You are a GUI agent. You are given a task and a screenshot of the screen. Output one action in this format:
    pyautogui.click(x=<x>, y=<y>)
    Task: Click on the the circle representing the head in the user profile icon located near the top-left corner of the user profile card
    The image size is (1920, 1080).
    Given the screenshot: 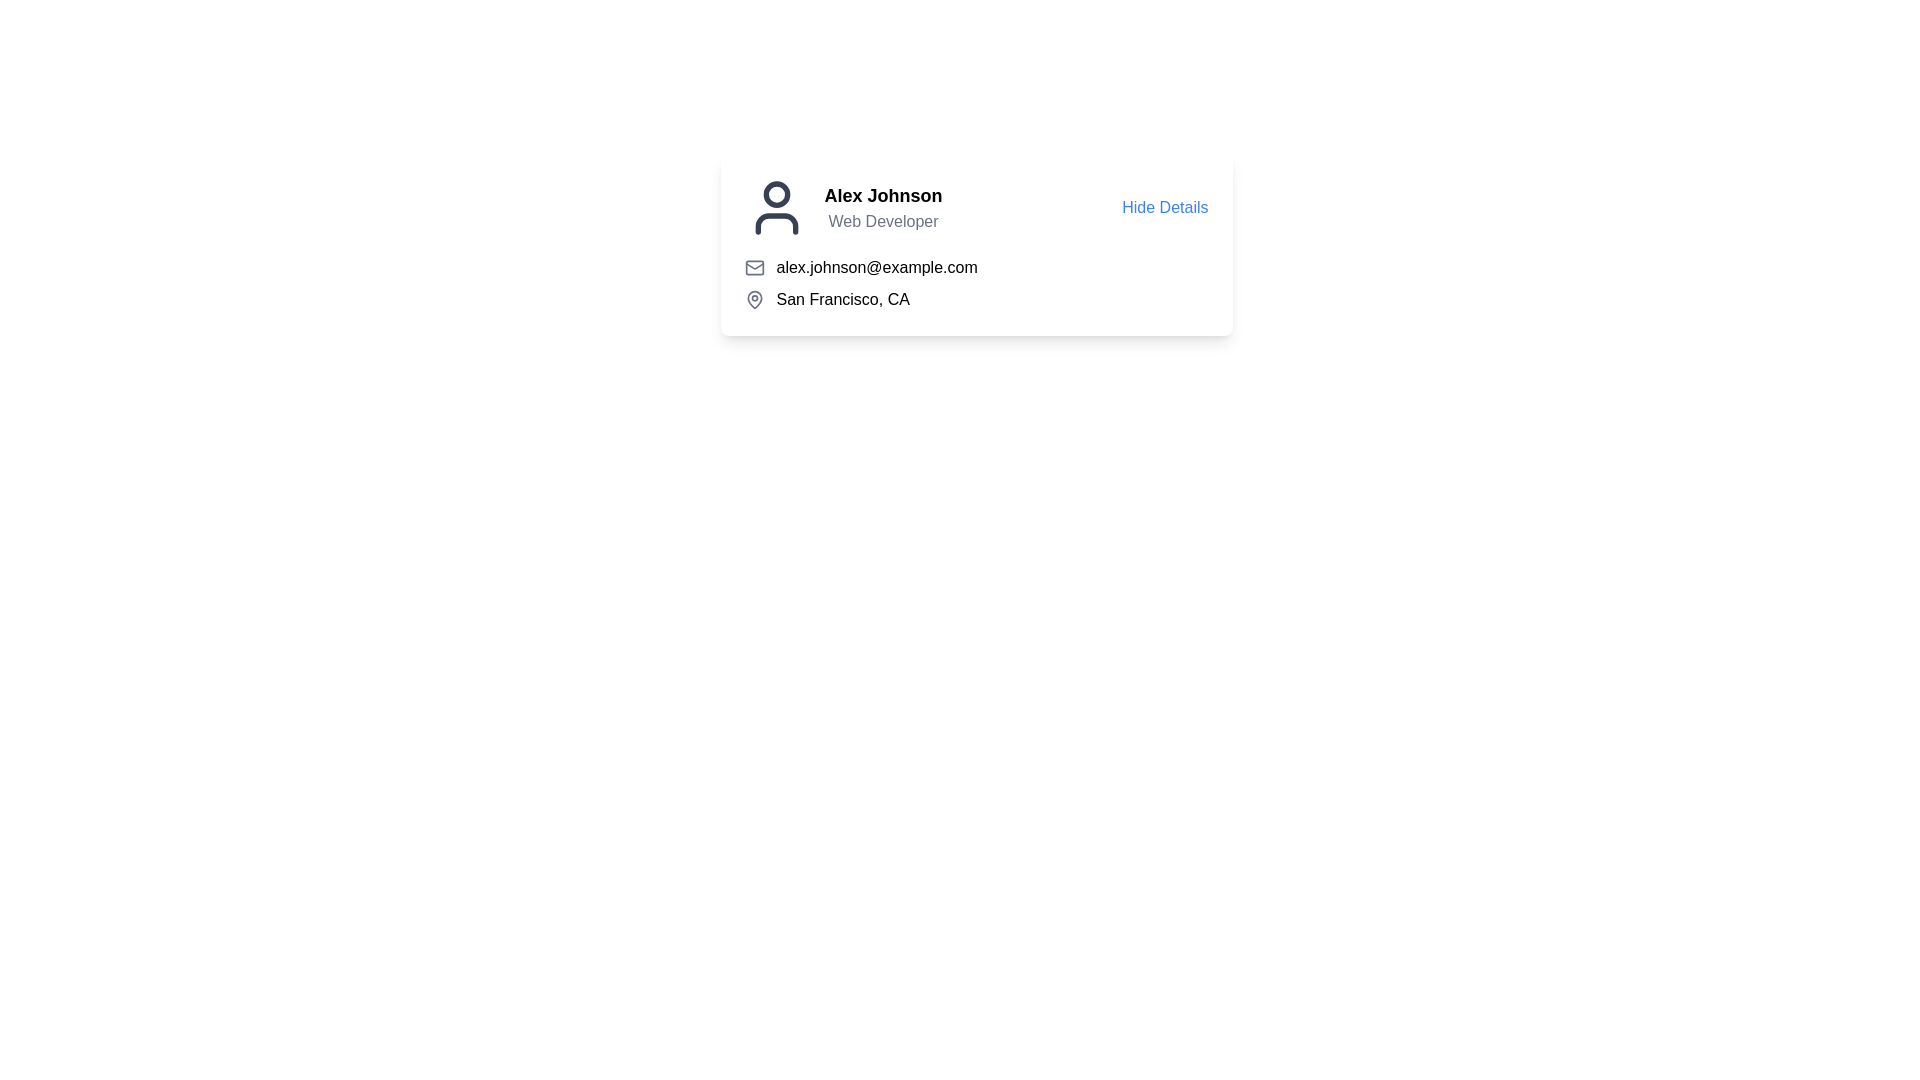 What is the action you would take?
    pyautogui.click(x=775, y=194)
    